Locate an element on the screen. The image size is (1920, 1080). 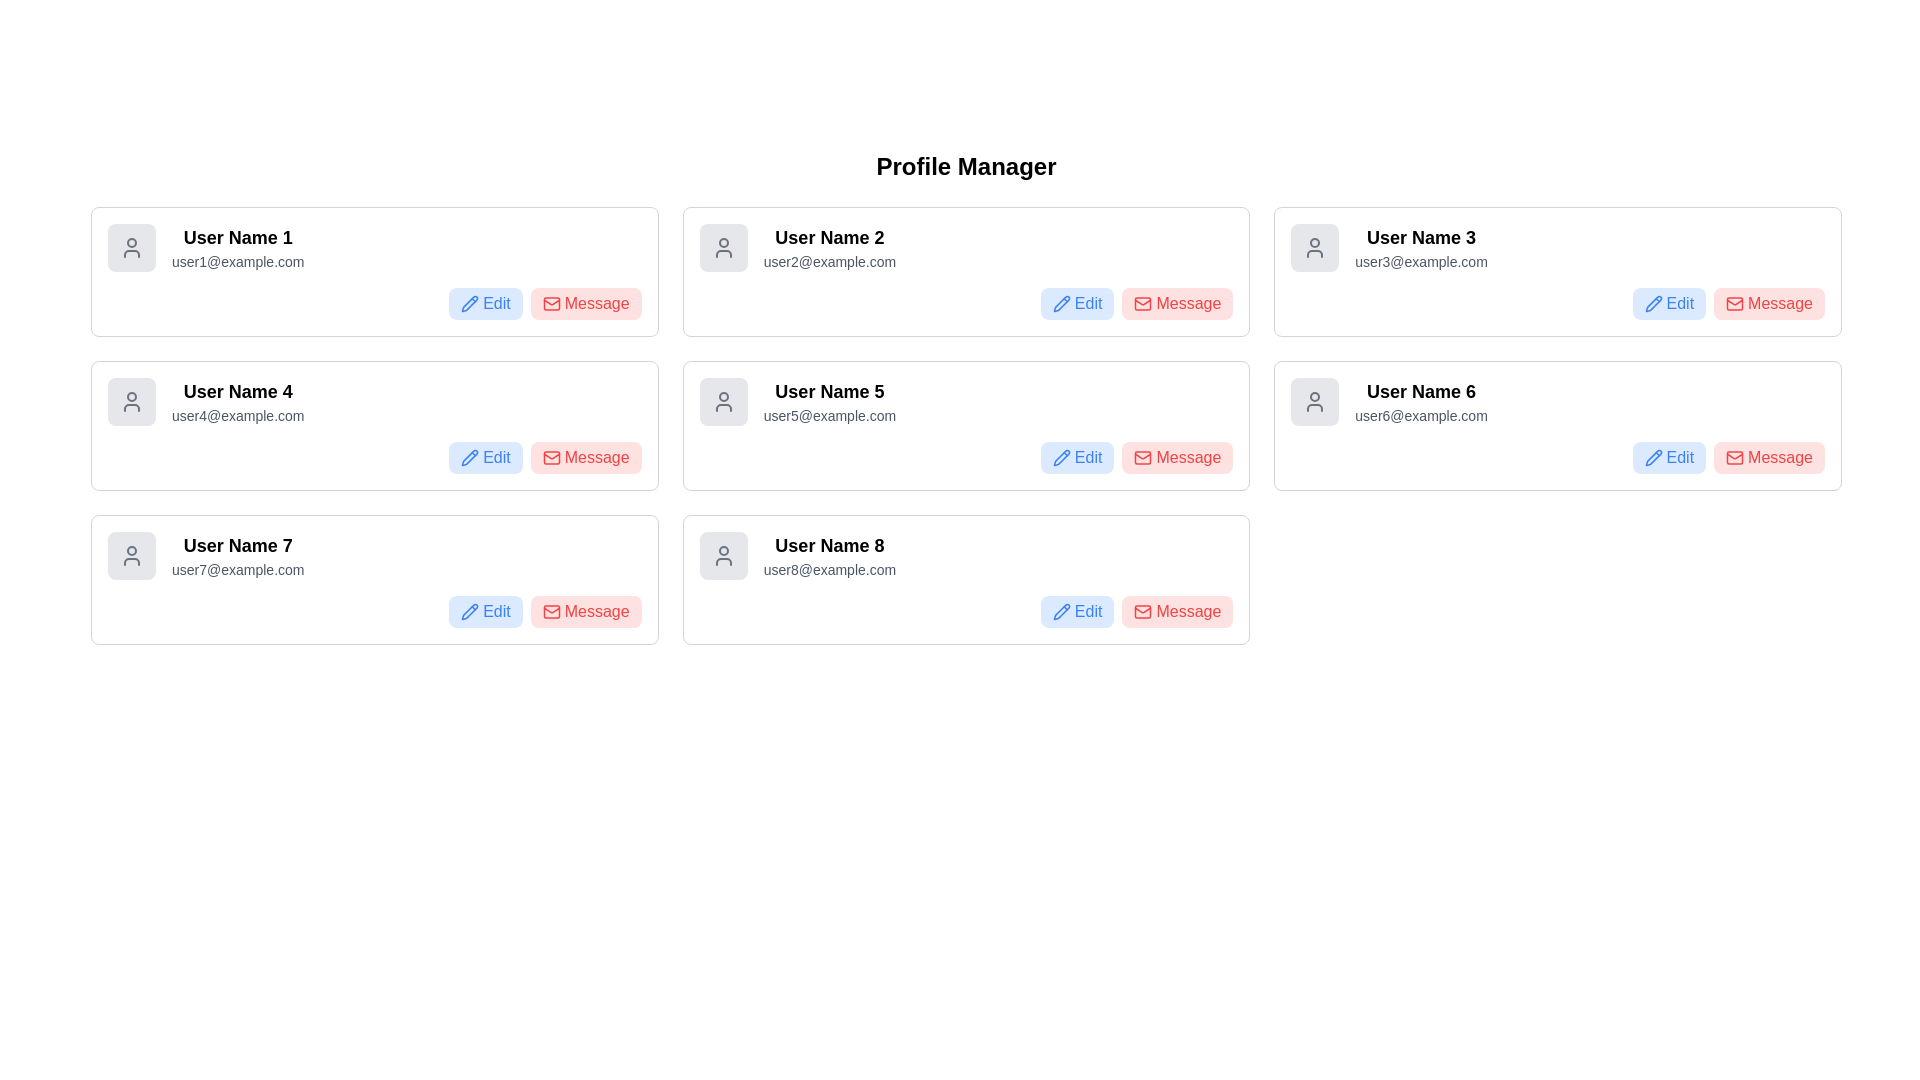
the 'Send Message' button, which is the second button in the bottom-left grouping of the profile manager interface for 'User Name 7' is located at coordinates (585, 611).